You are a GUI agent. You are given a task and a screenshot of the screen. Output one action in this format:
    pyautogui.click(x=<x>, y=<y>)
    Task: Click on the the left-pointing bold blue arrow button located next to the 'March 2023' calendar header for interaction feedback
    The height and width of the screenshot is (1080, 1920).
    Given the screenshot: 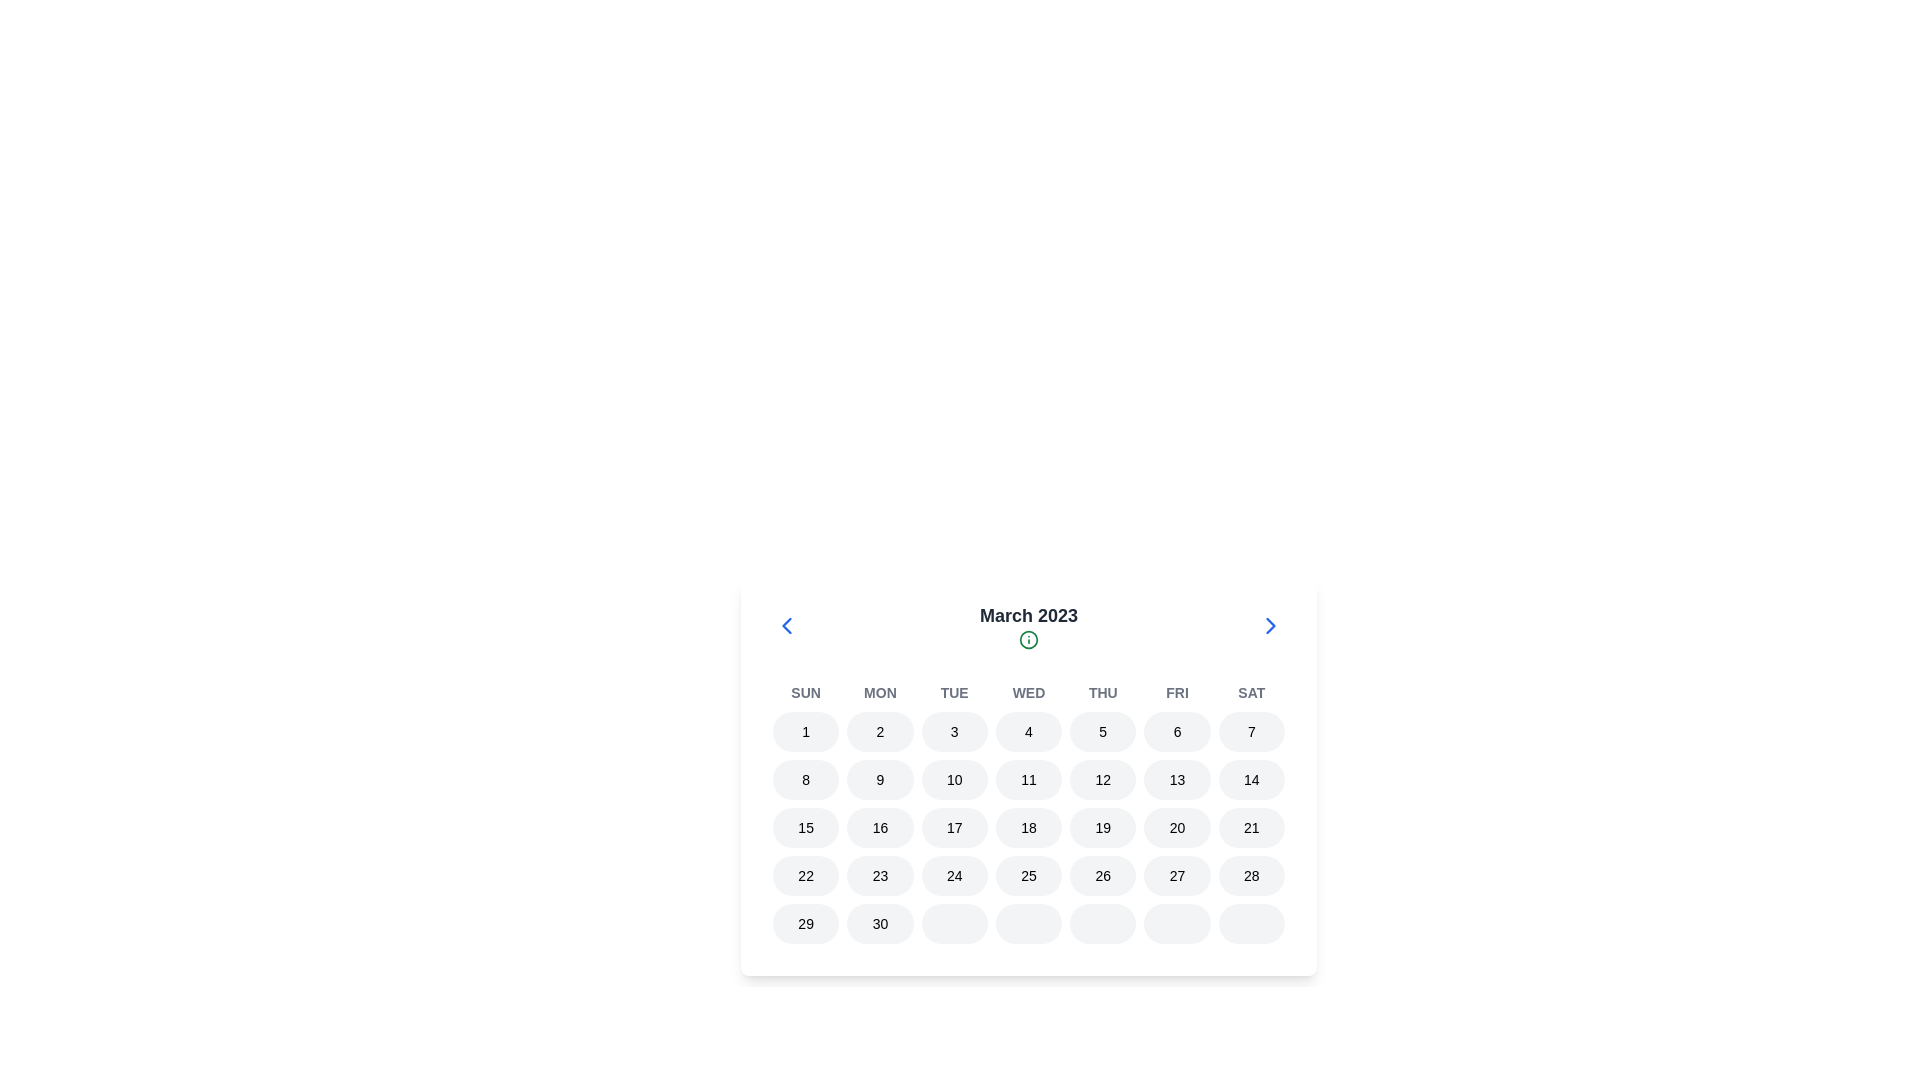 What is the action you would take?
    pyautogui.click(x=786, y=624)
    